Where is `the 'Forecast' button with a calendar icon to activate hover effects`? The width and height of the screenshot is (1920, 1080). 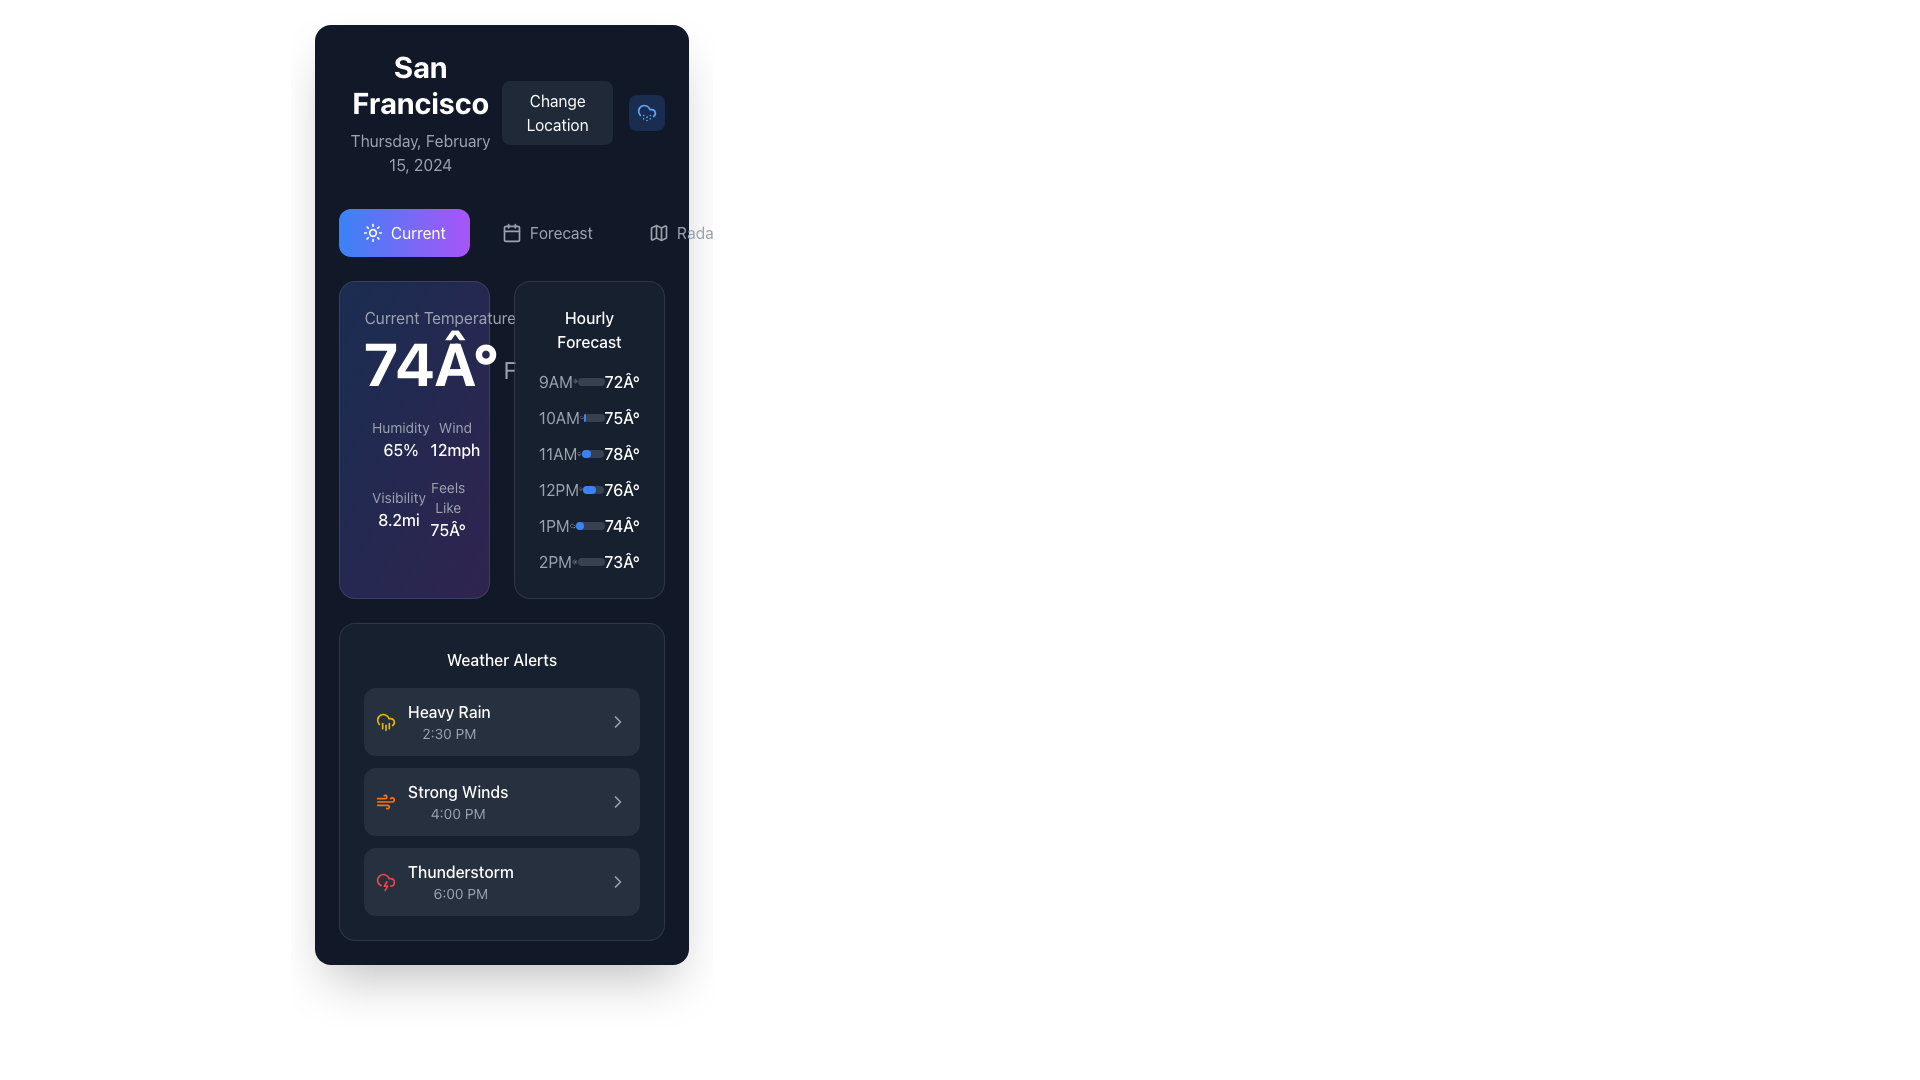 the 'Forecast' button with a calendar icon to activate hover effects is located at coordinates (547, 231).